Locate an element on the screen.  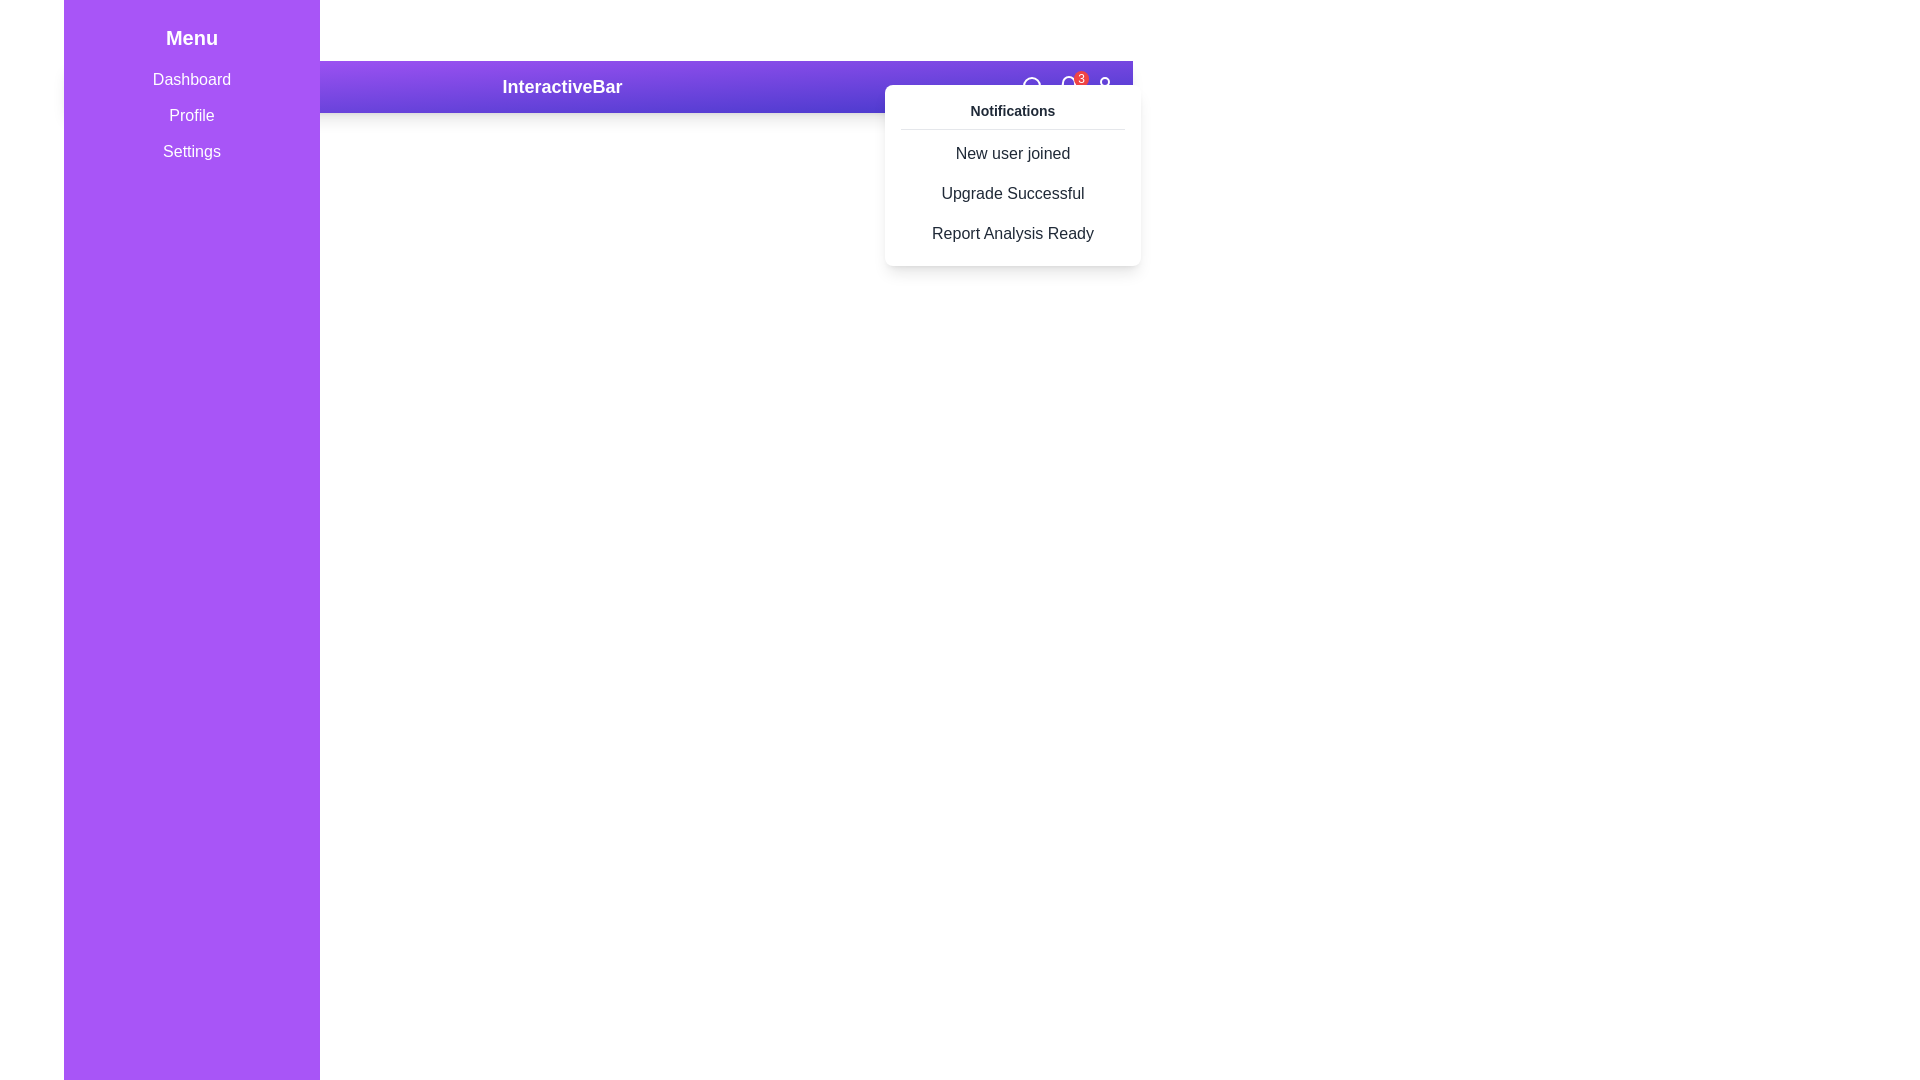
the 'Upgrade Successful' notification text label, which is styled with padding and rounded corners, located in the Notifications dropdown is located at coordinates (1012, 193).